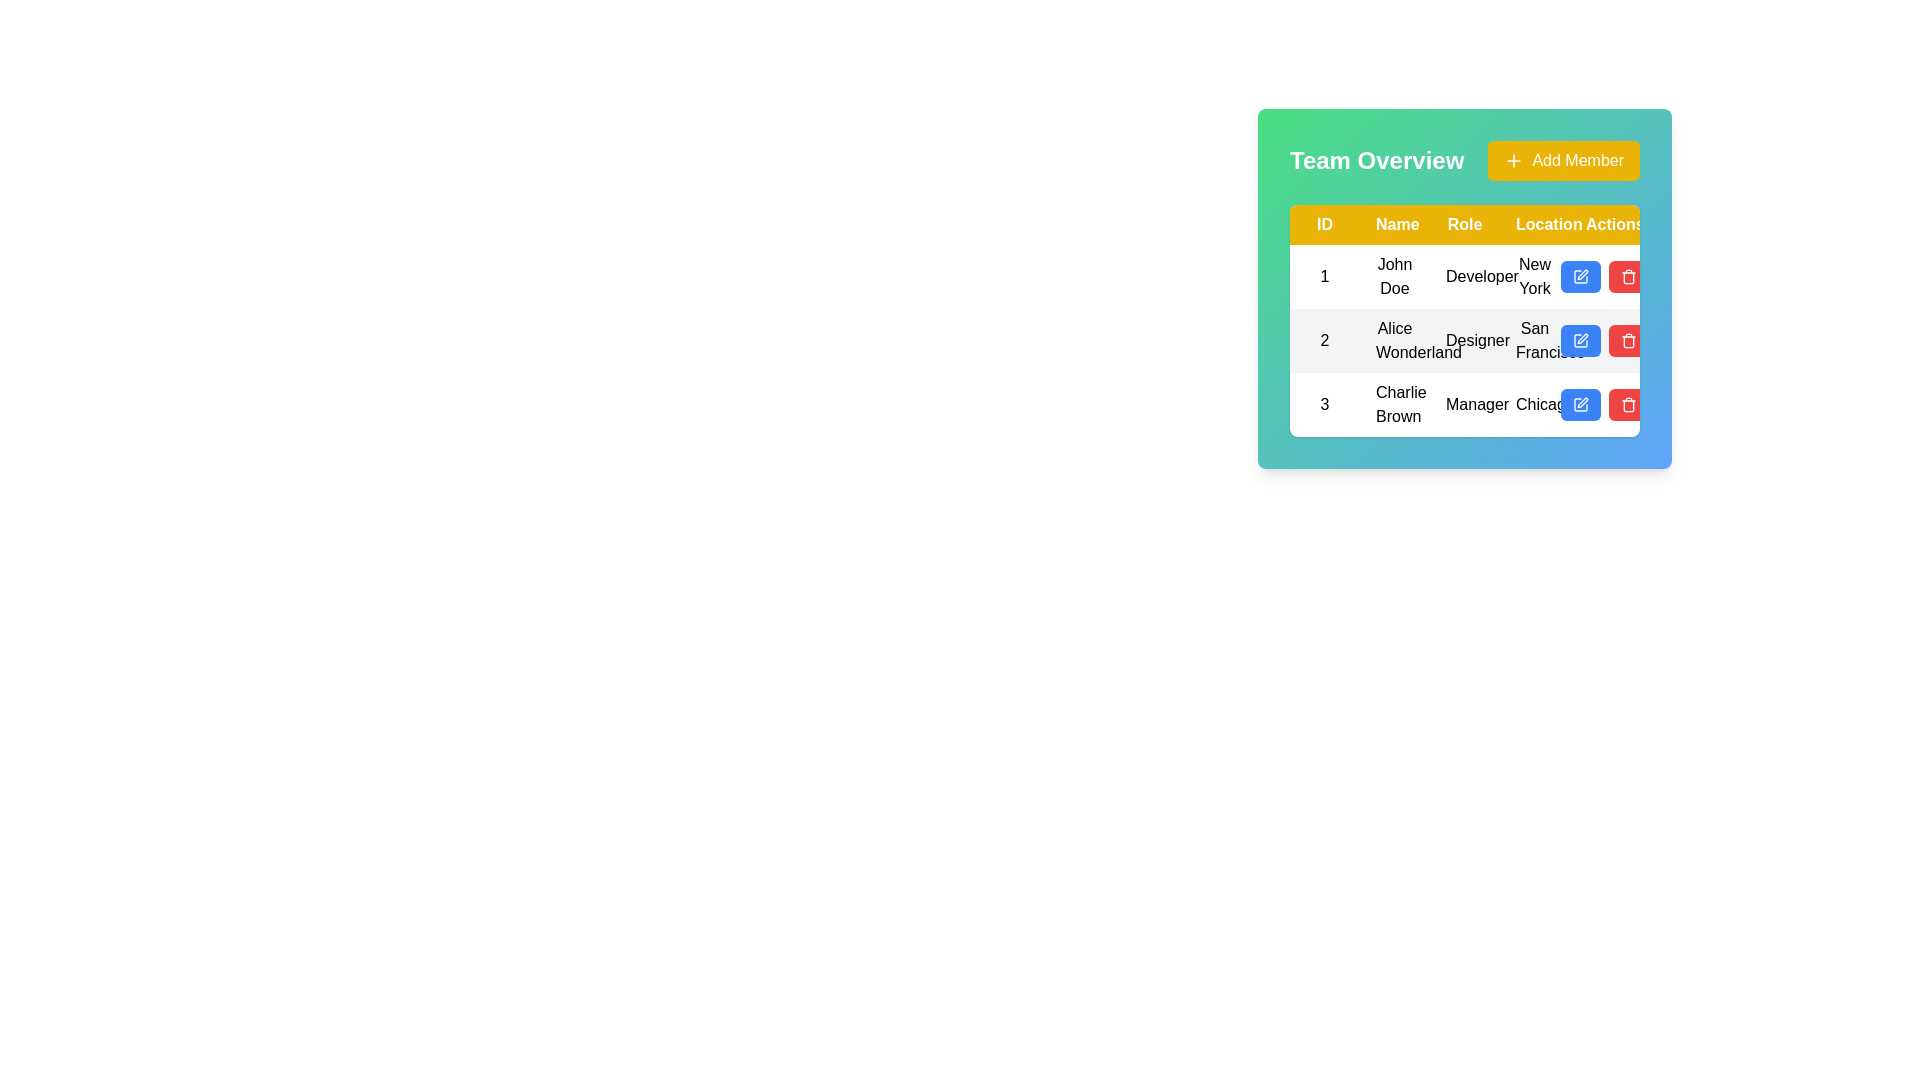 The width and height of the screenshot is (1920, 1080). I want to click on the graphical separator located in the middle of the 'Actions' column in the second row of the table under the 'Team Overview' section, which separates the blue button on the left and the red button on the right, so click(1604, 339).